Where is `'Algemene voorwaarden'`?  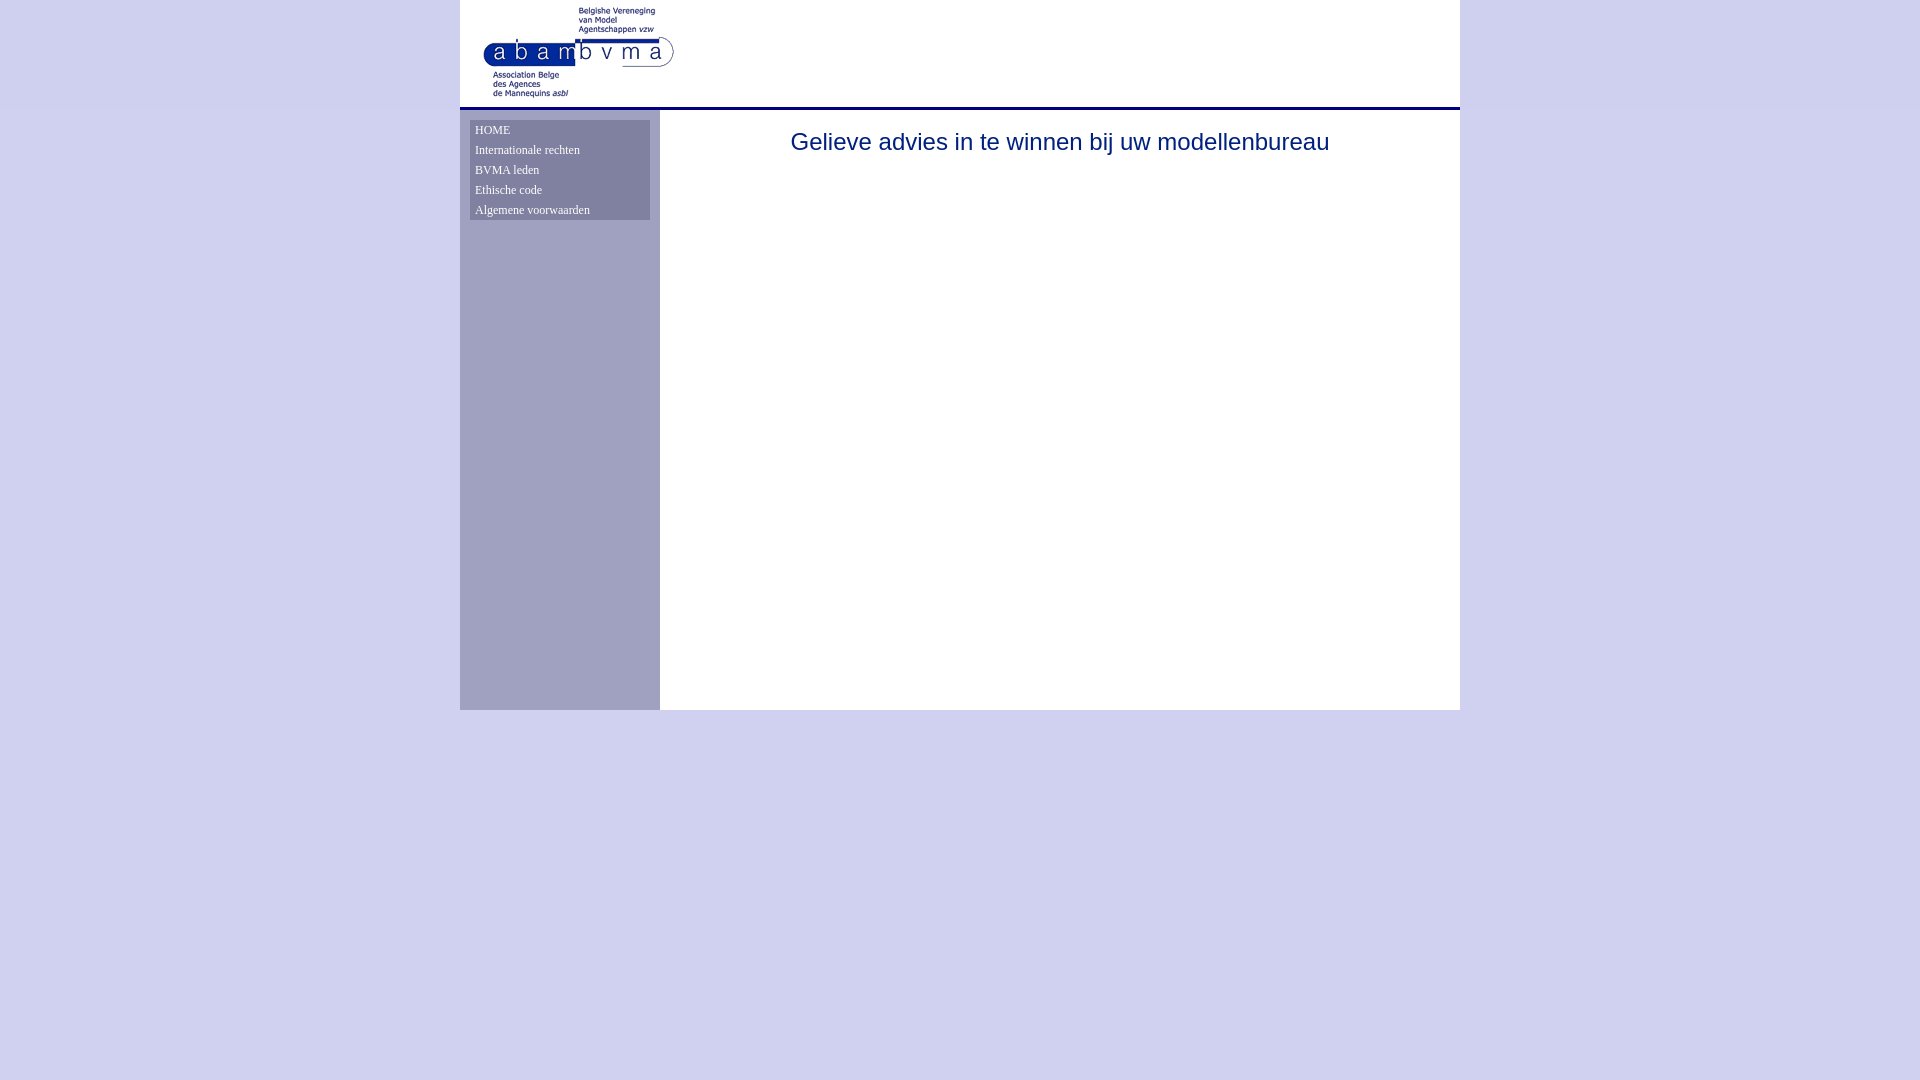 'Algemene voorwaarden' is located at coordinates (560, 209).